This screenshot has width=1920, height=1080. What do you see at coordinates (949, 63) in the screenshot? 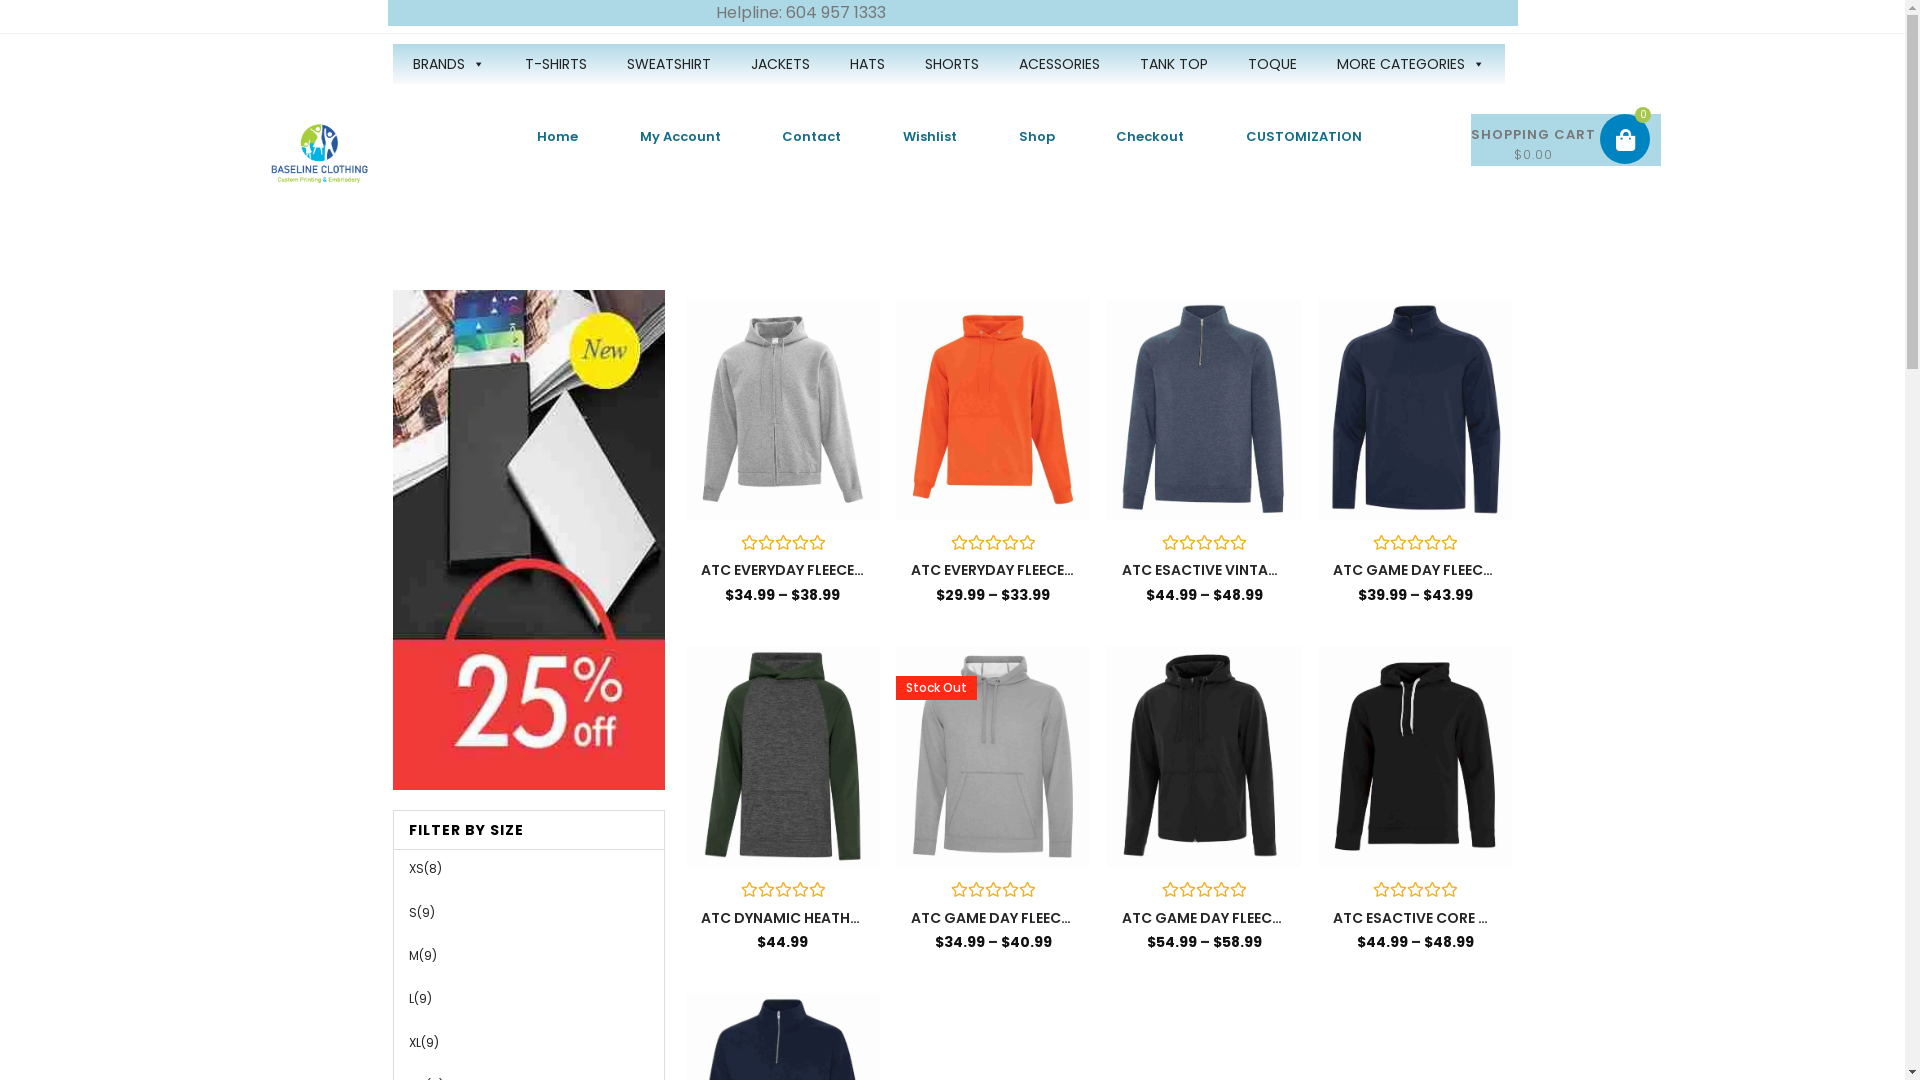
I see `'SHORTS'` at bounding box center [949, 63].